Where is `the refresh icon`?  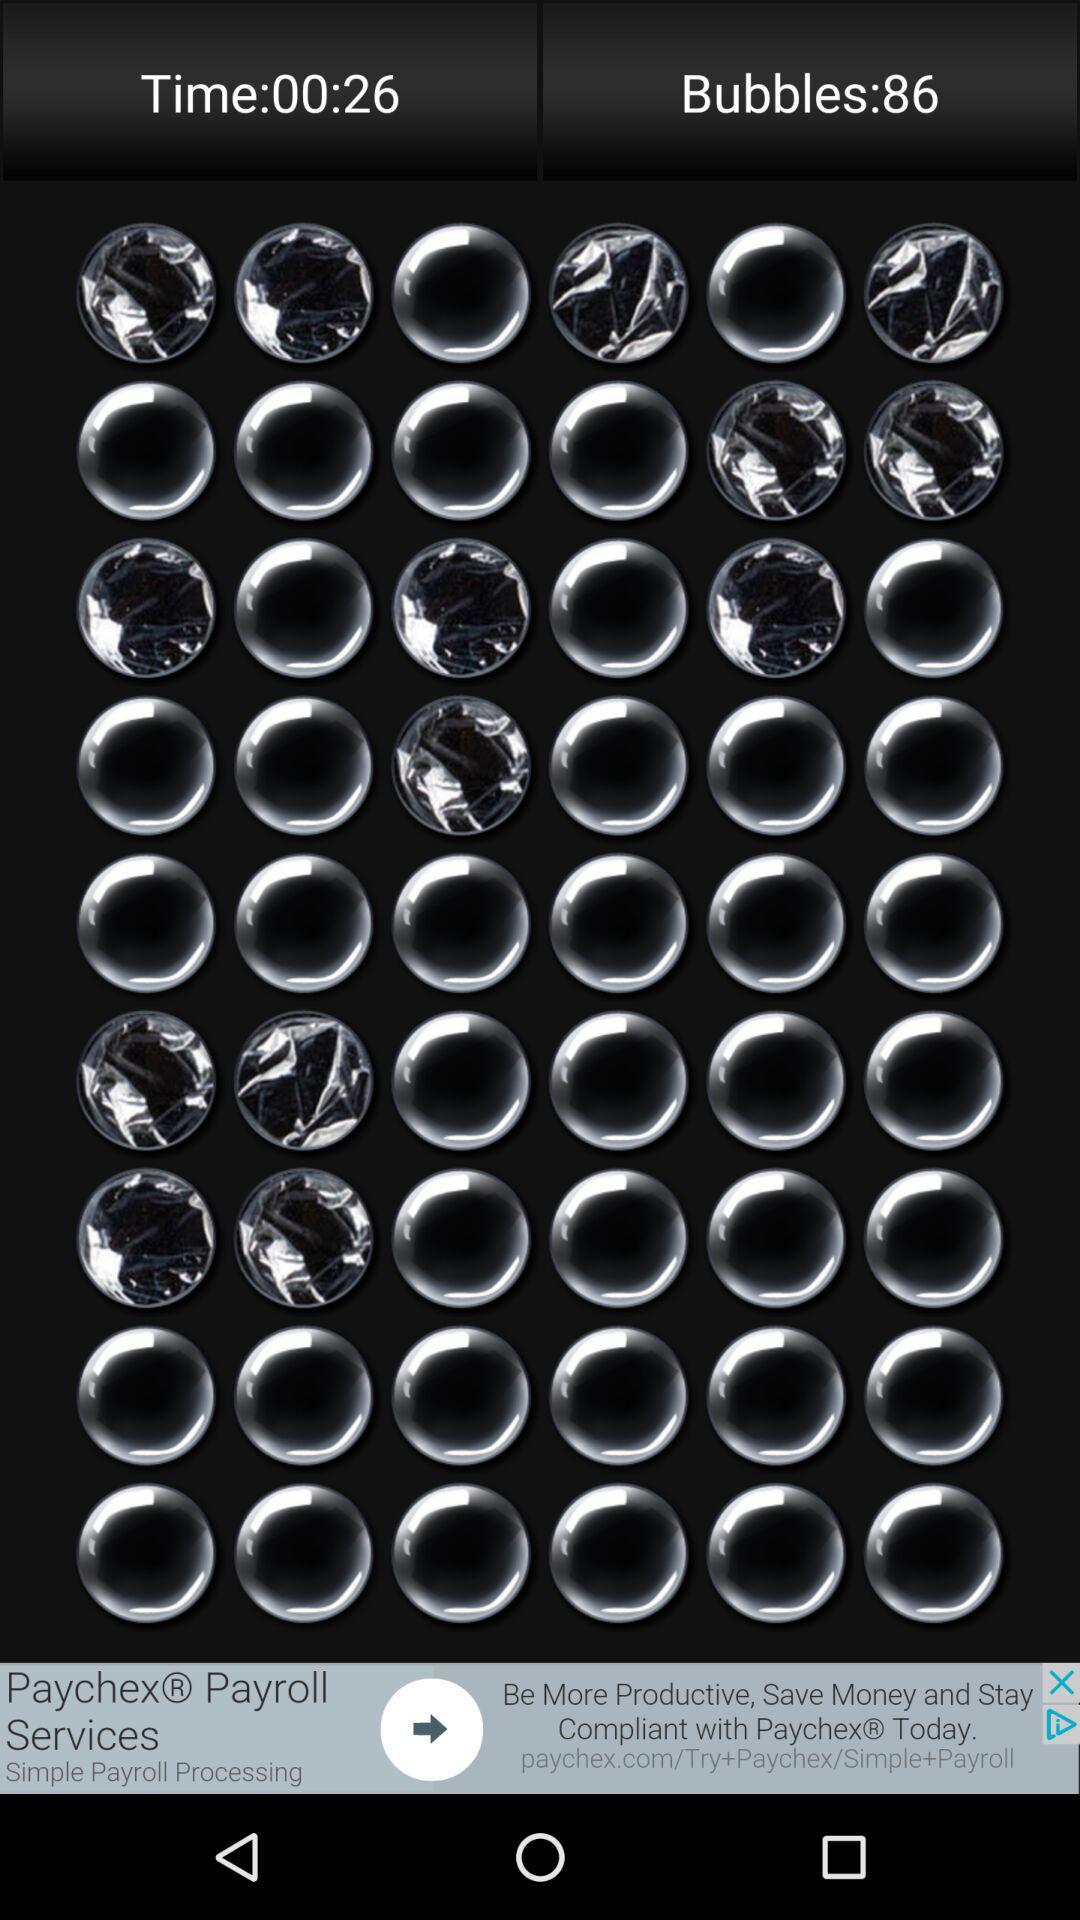 the refresh icon is located at coordinates (775, 312).